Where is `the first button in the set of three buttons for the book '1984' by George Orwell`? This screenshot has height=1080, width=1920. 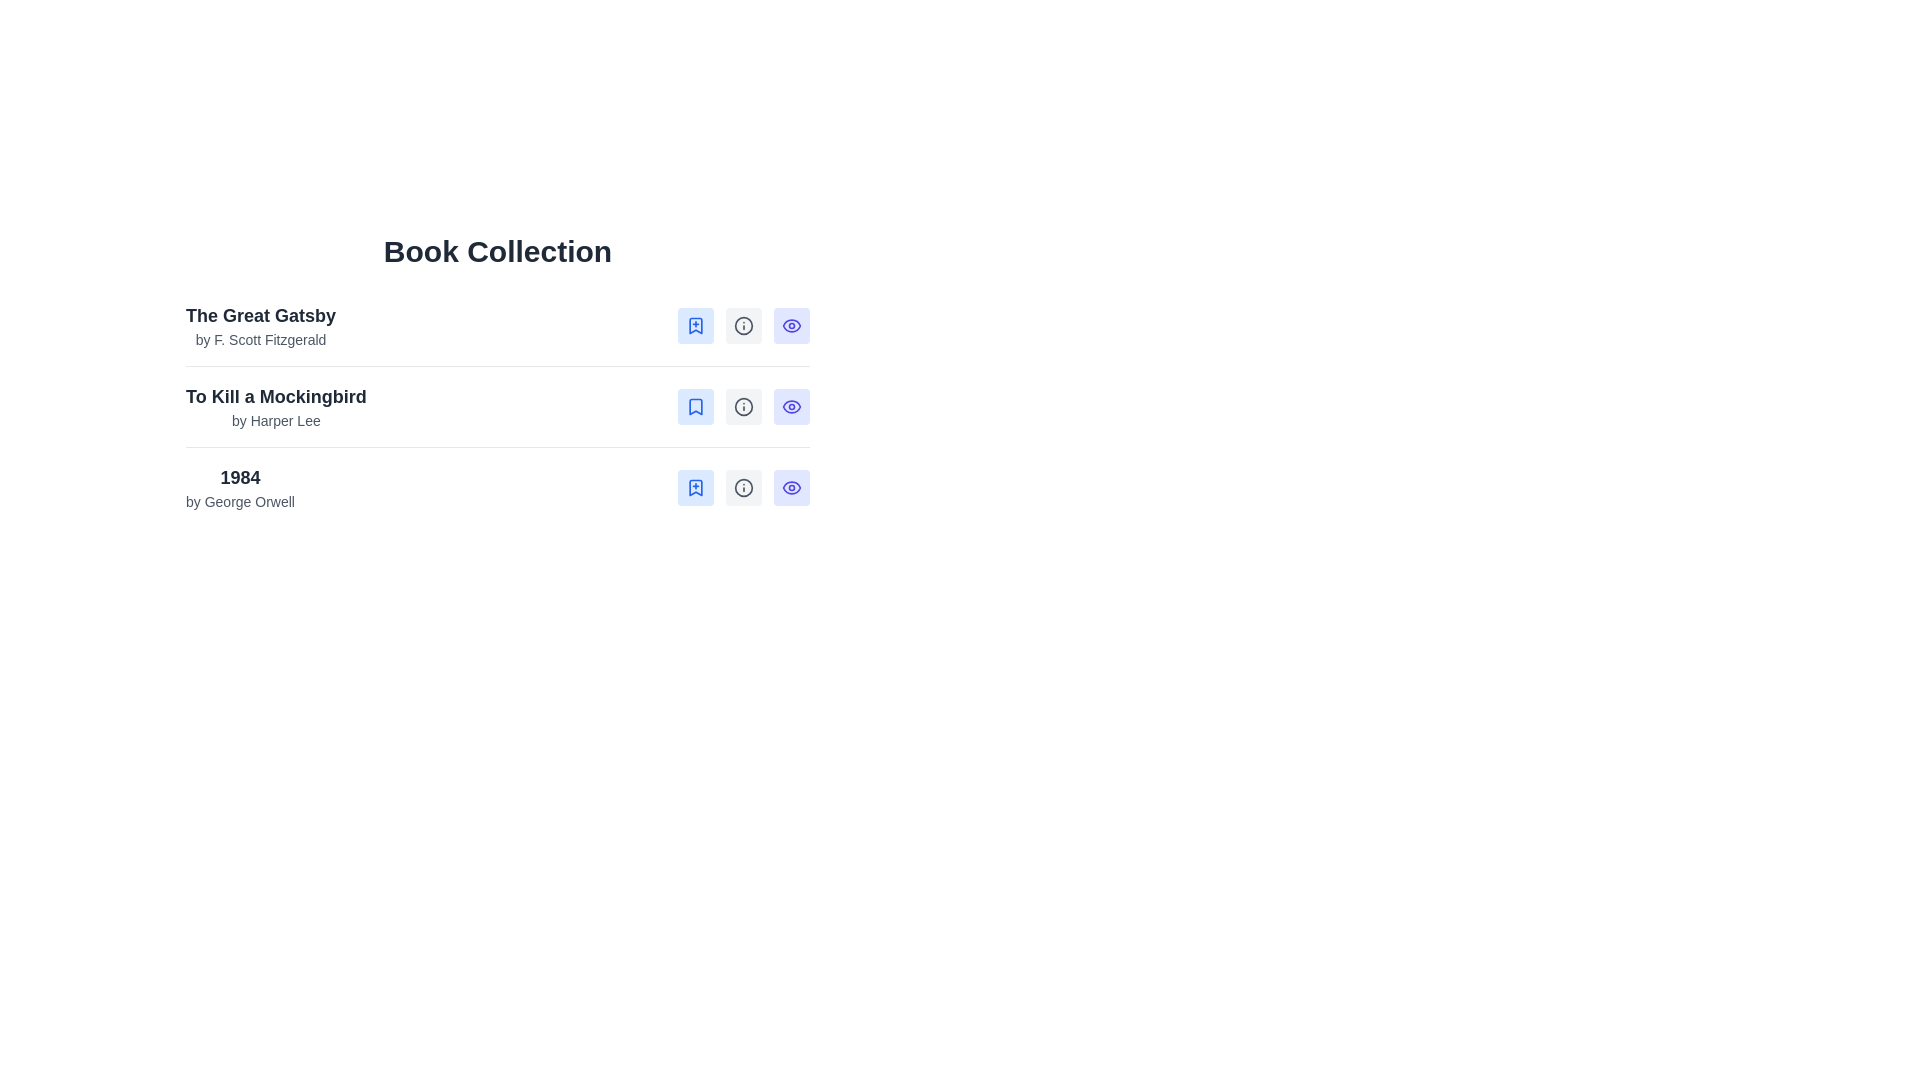
the first button in the set of three buttons for the book '1984' by George Orwell is located at coordinates (696, 488).